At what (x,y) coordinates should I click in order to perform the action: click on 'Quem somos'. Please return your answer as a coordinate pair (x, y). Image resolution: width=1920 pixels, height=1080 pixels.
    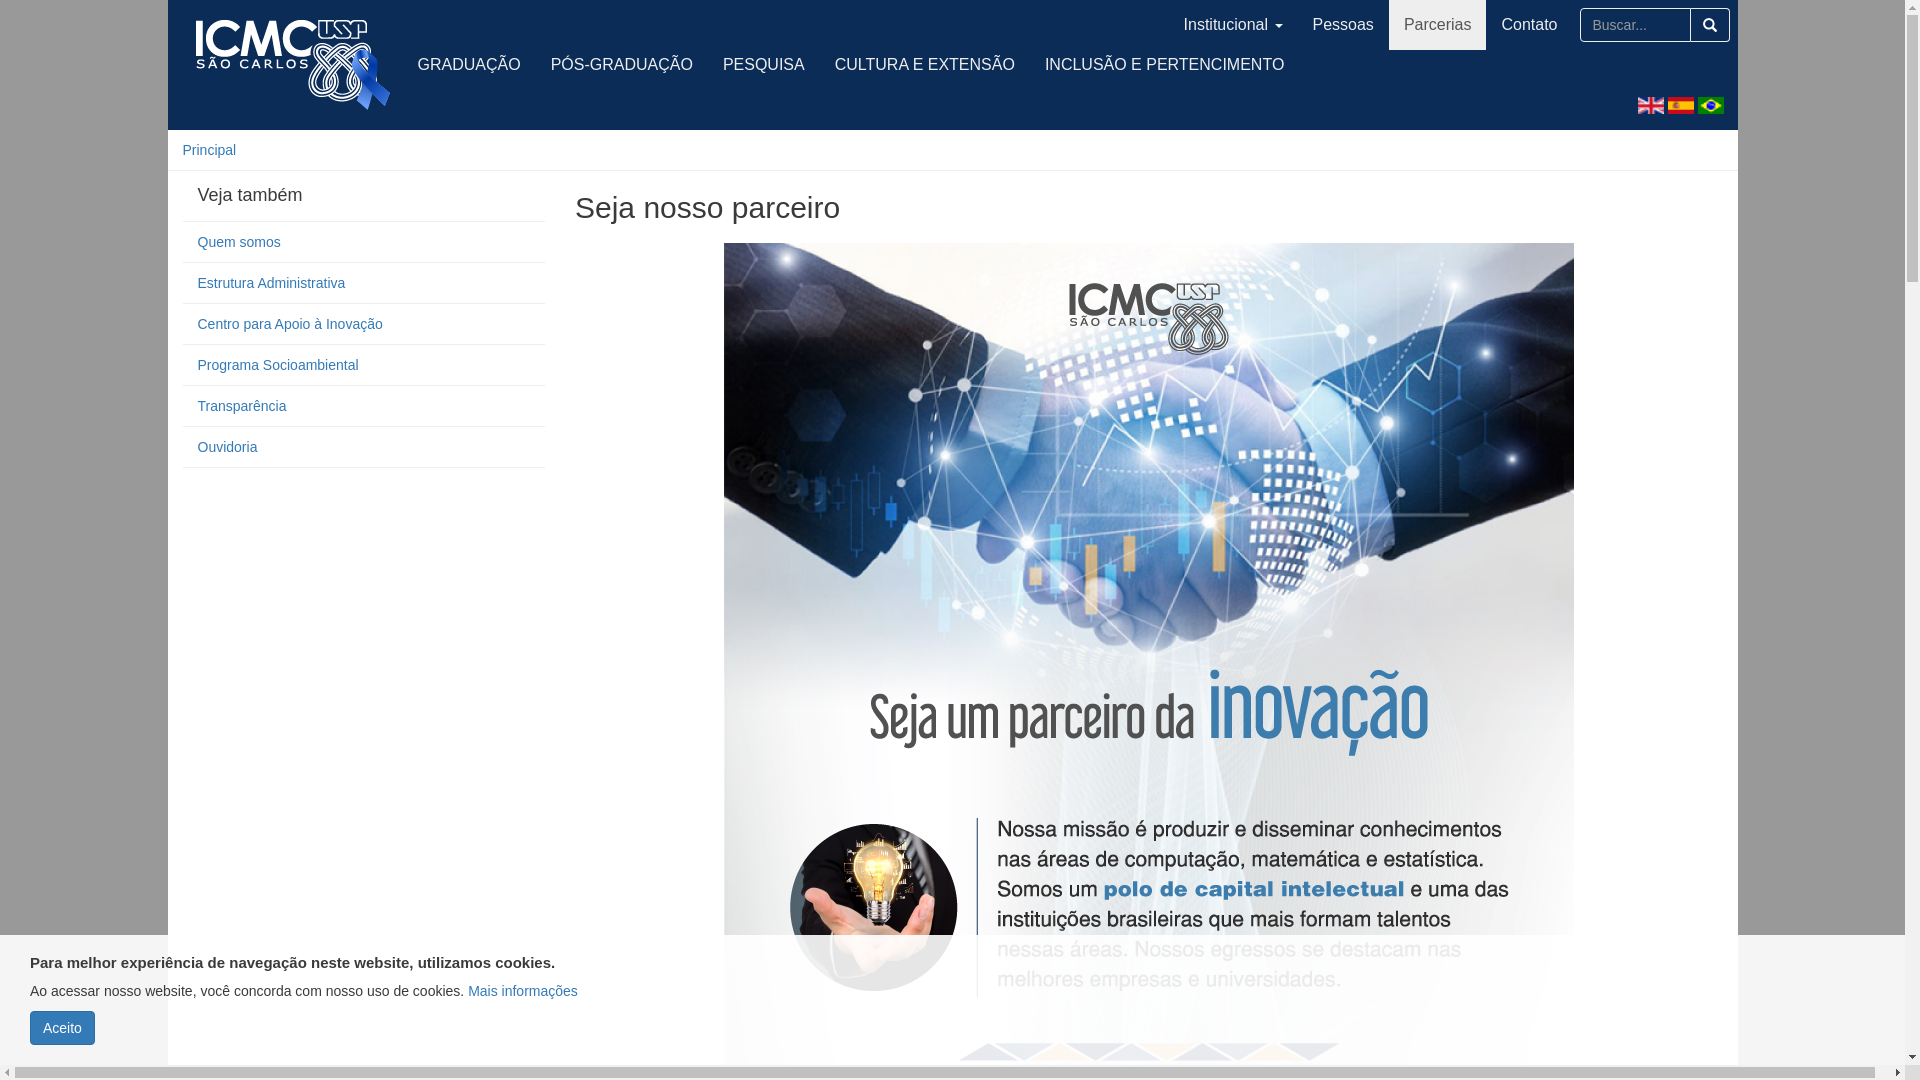
    Looking at the image, I should click on (363, 241).